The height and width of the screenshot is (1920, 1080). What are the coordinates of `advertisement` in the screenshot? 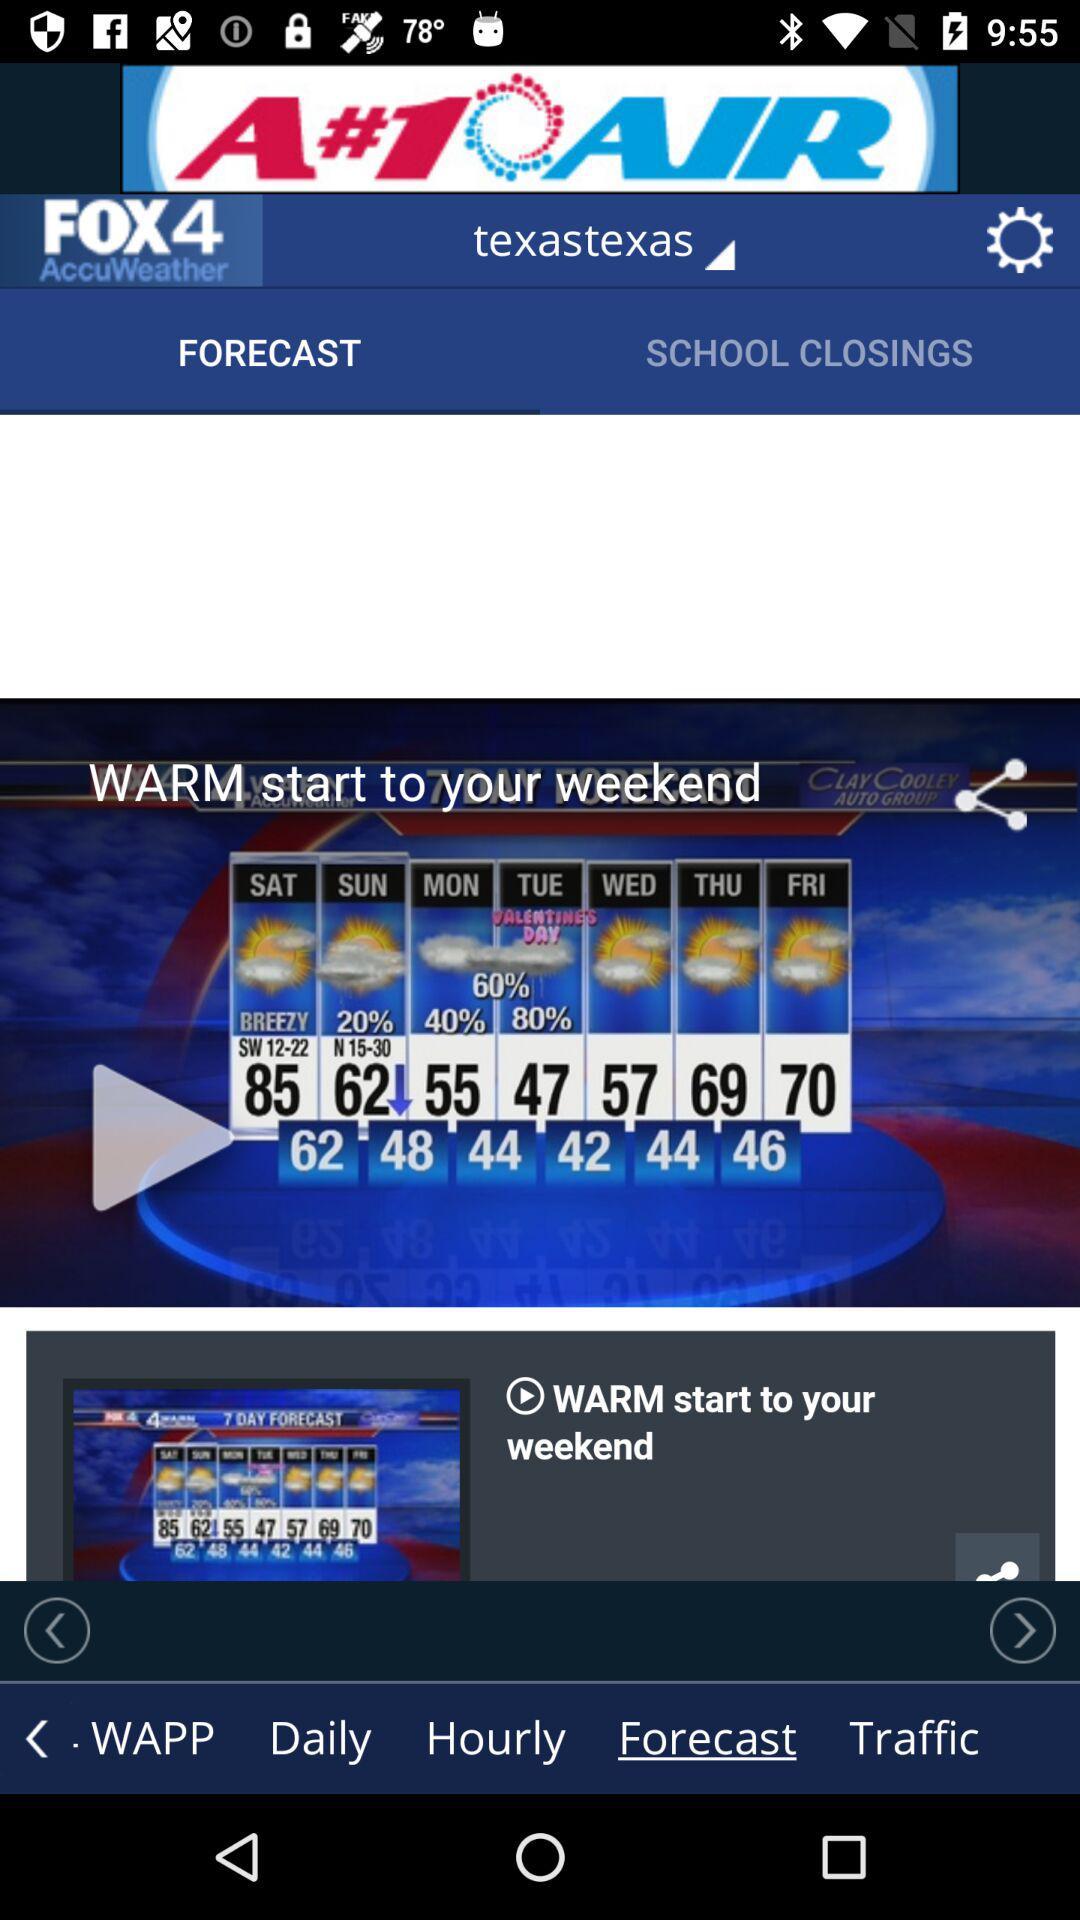 It's located at (540, 127).